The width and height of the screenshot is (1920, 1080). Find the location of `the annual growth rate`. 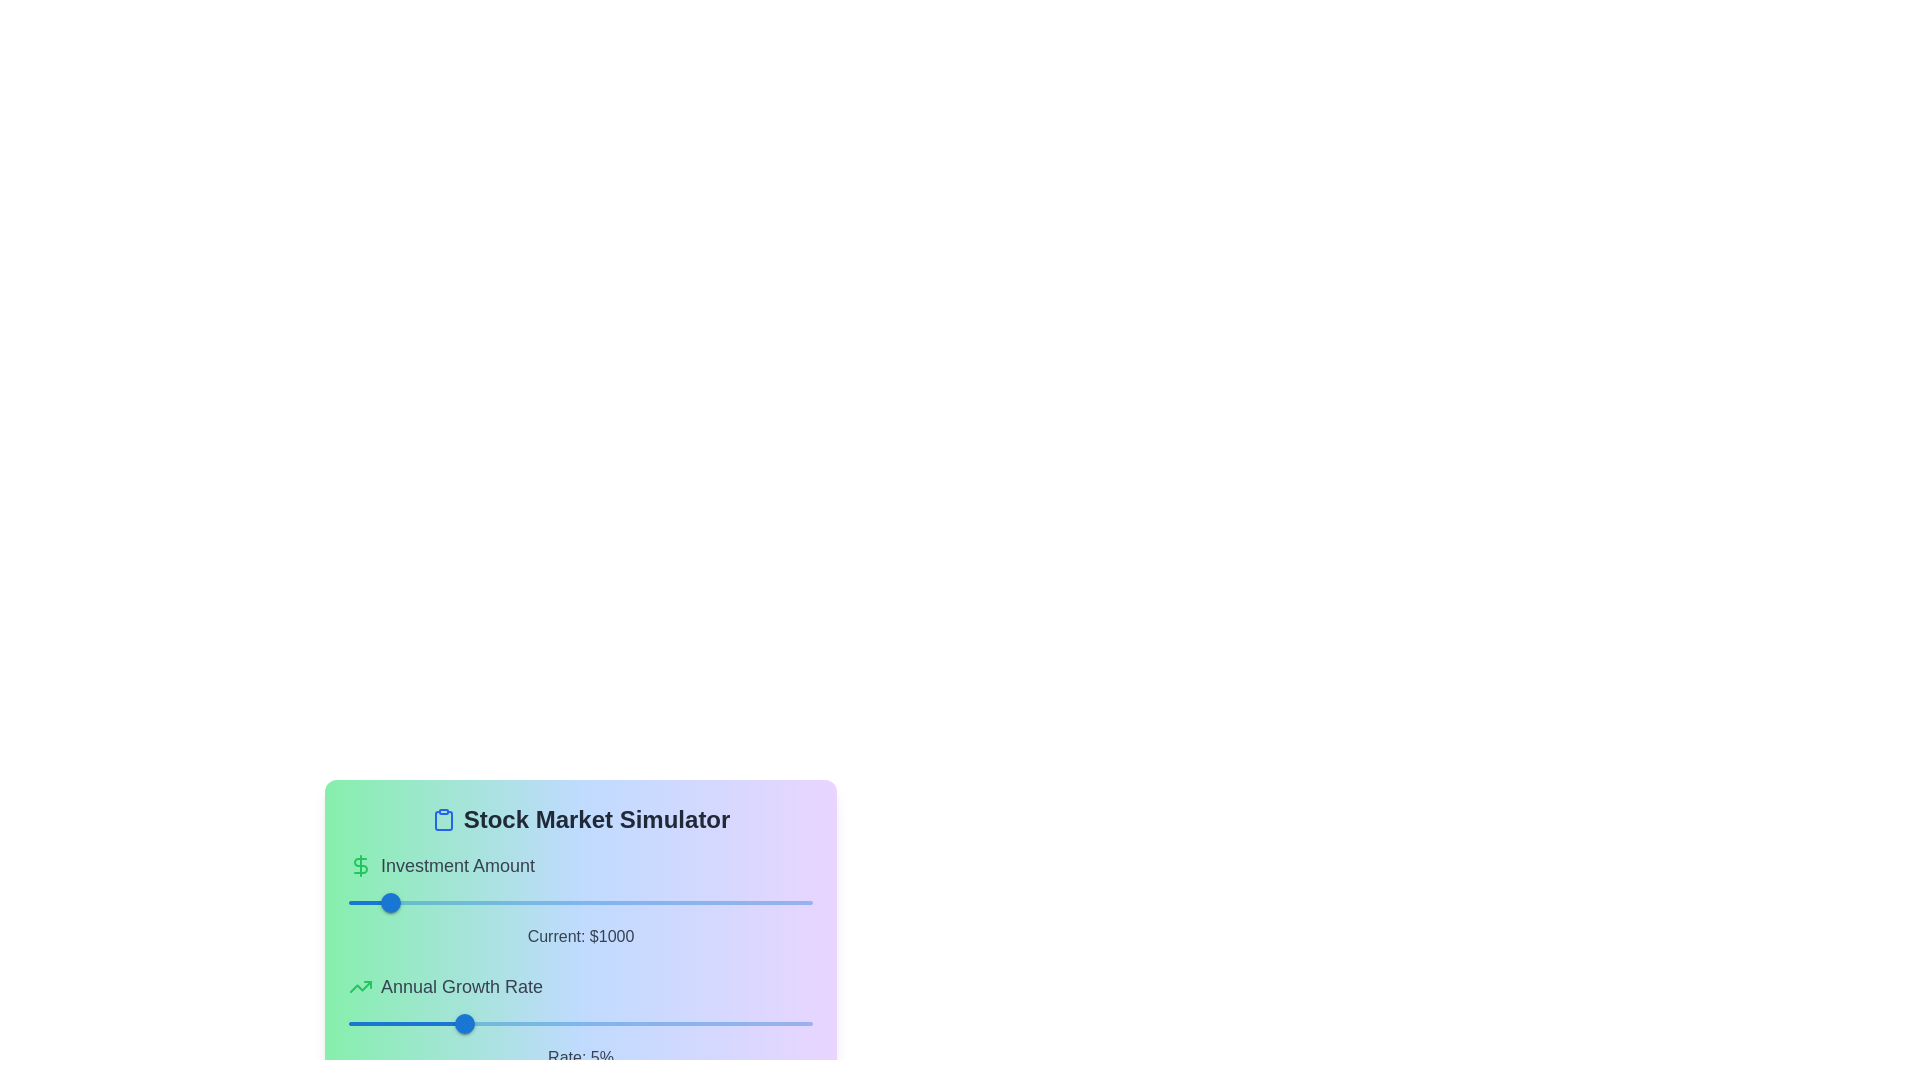

the annual growth rate is located at coordinates (715, 1023).